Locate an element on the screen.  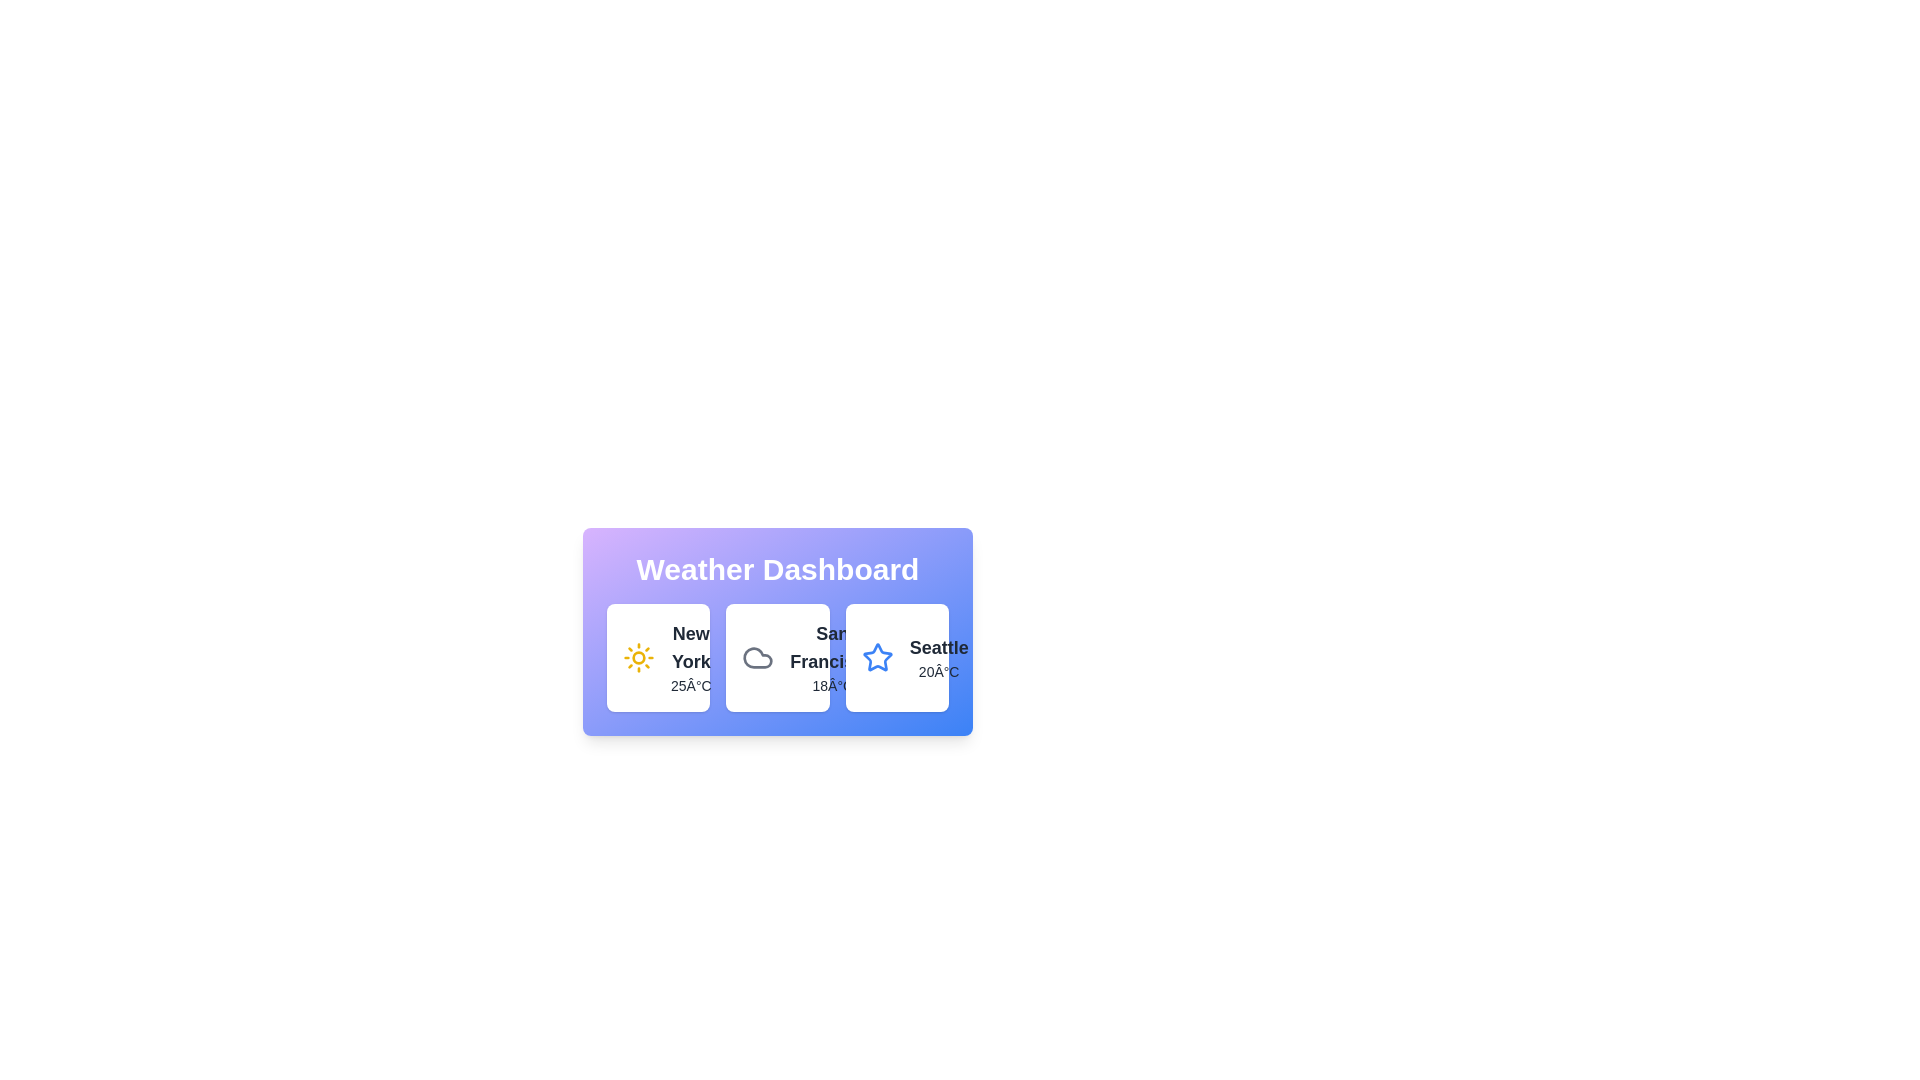
the cloud-shaped icon styled in gray, located in the bottom-right corner of the dashboard representing Seattle's weather information is located at coordinates (757, 658).